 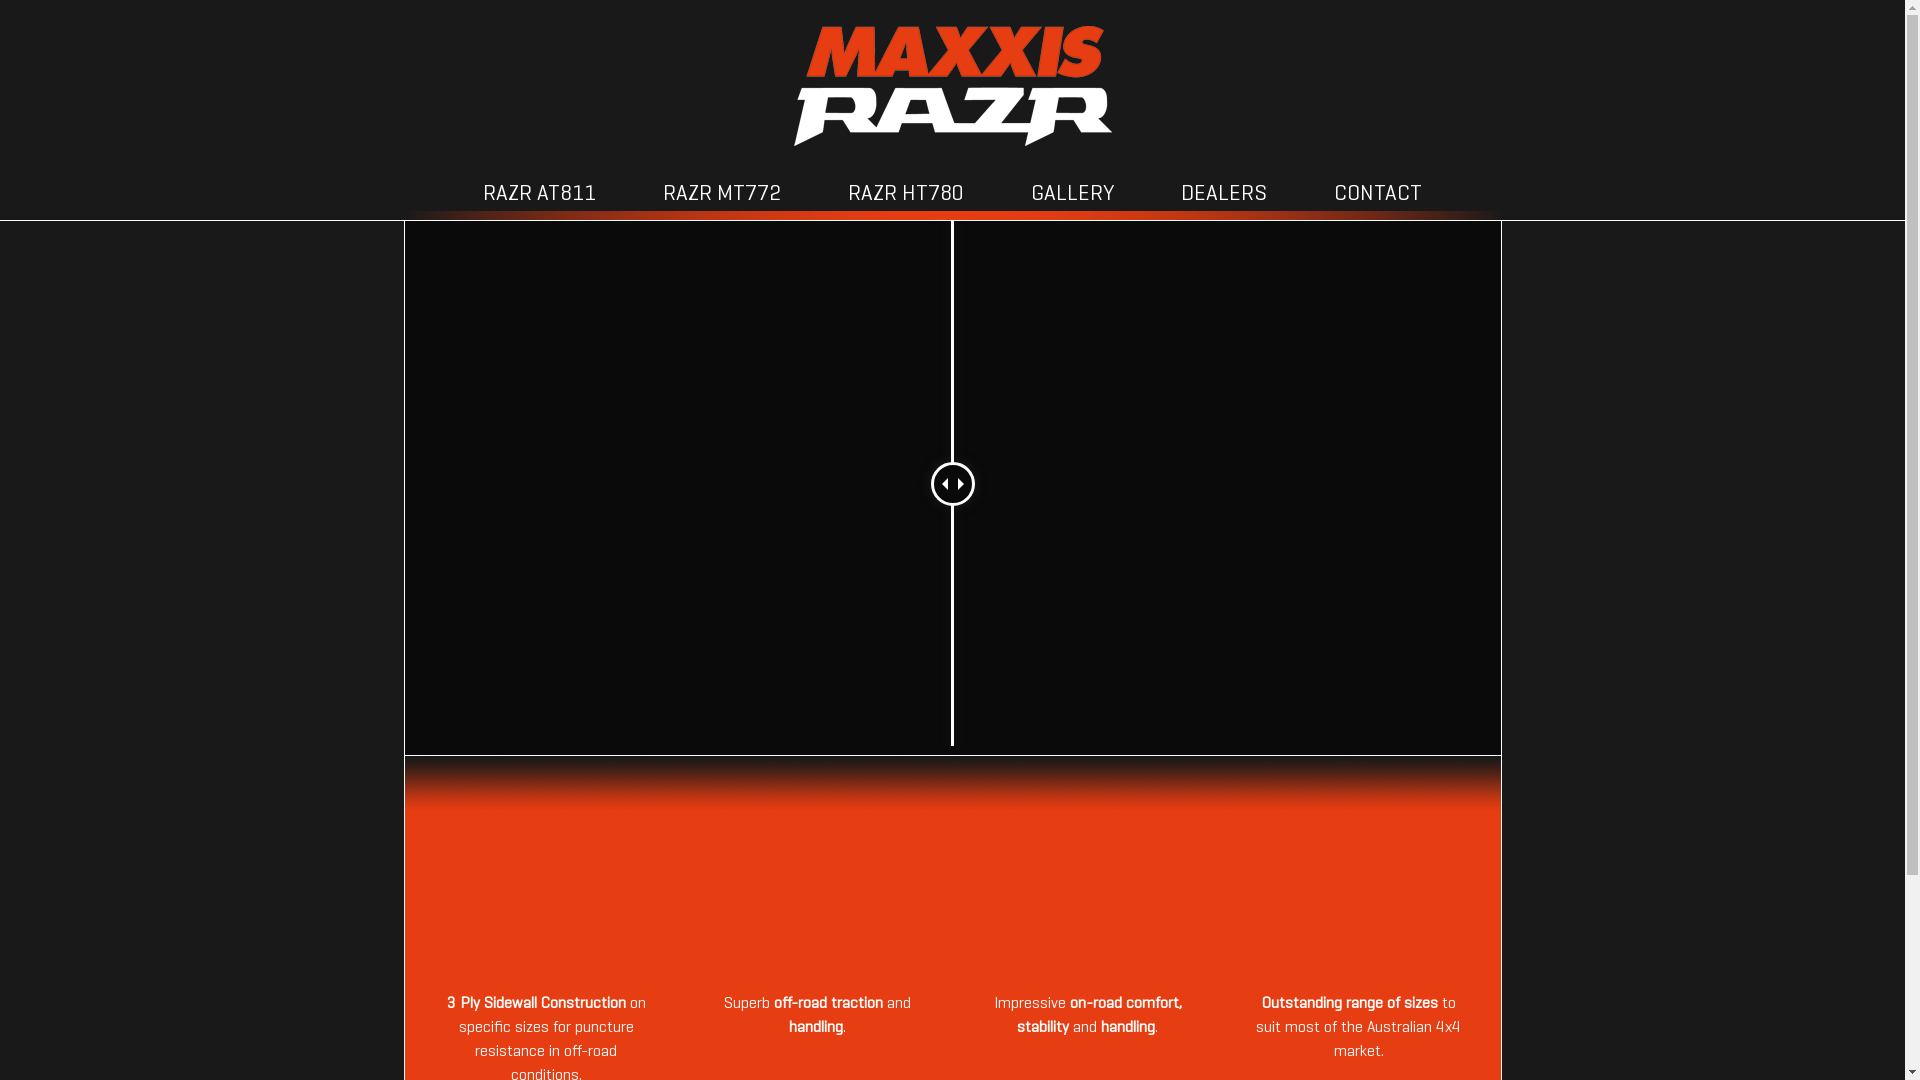 What do you see at coordinates (1376, 195) in the screenshot?
I see `'CONTACT'` at bounding box center [1376, 195].